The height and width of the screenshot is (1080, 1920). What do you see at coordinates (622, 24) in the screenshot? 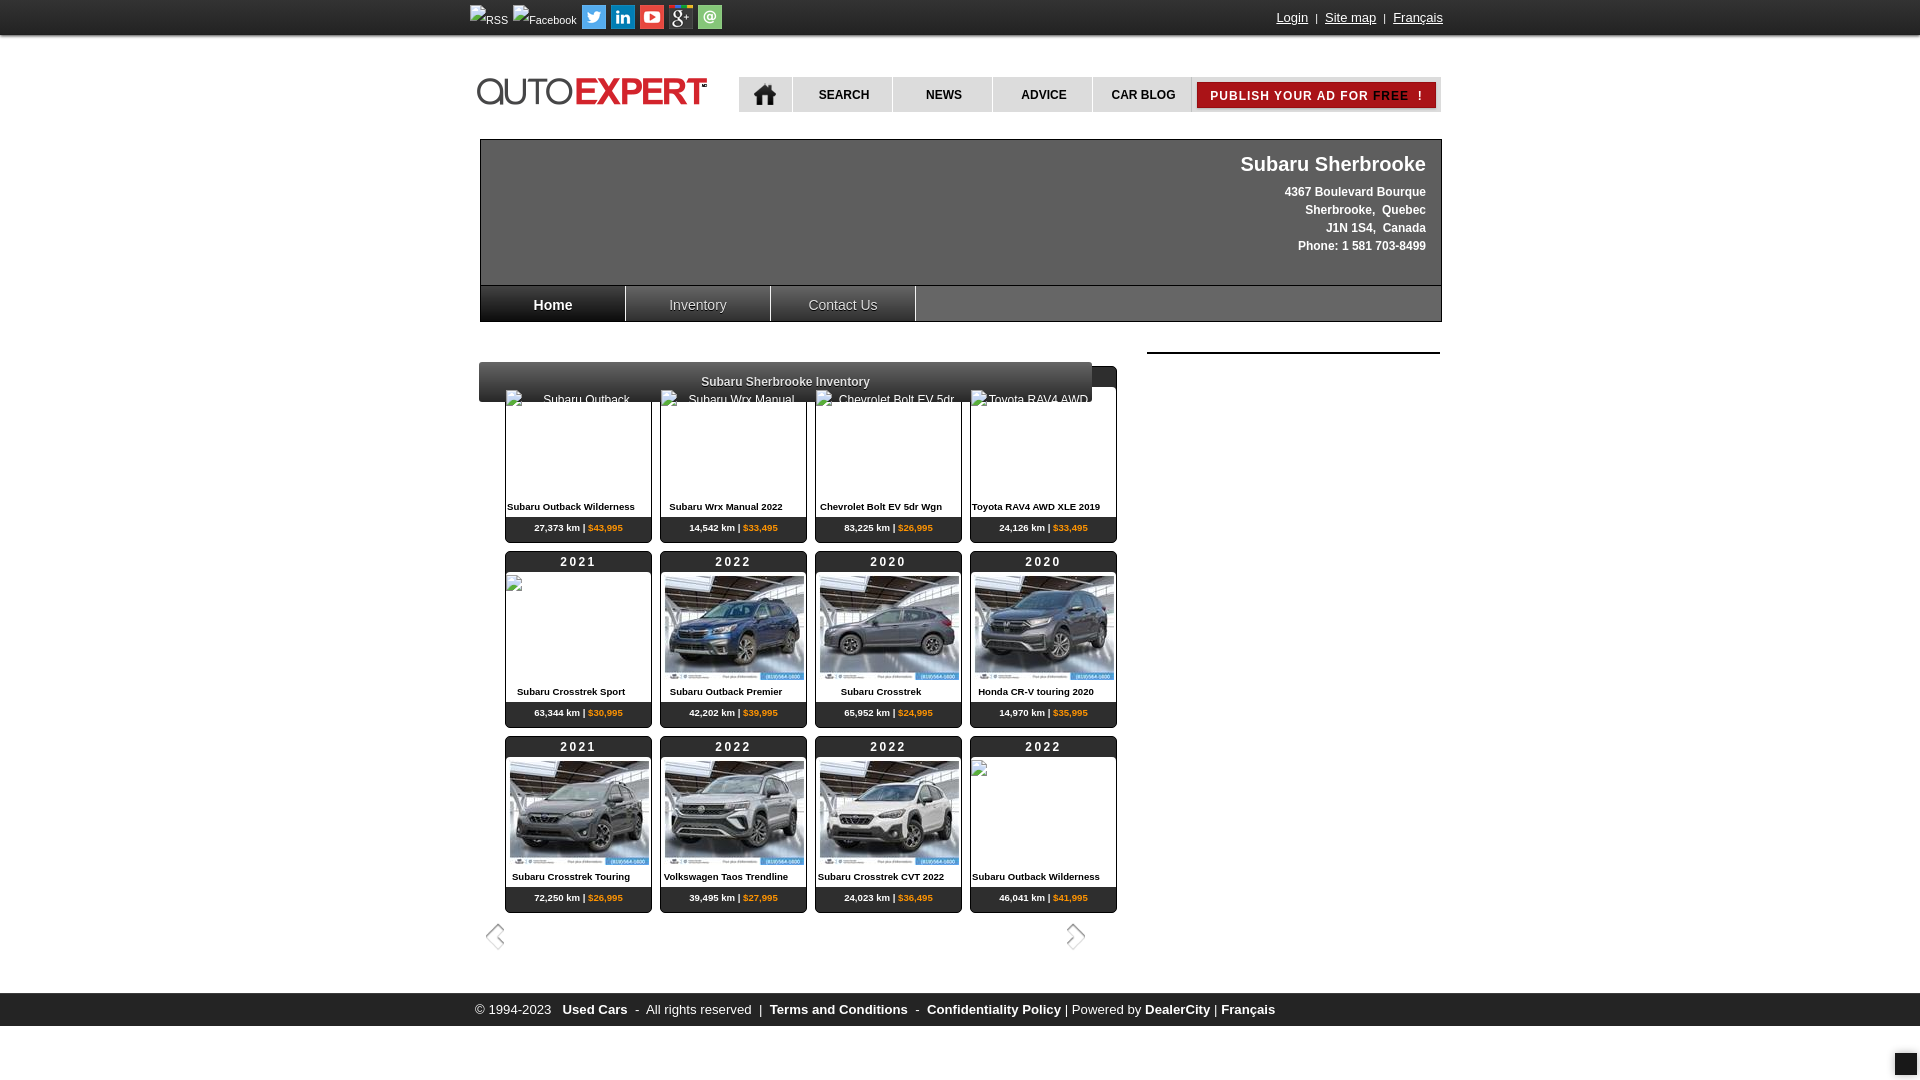
I see `'Follow Publications Le Guide Inc. on LinkedIn'` at bounding box center [622, 24].